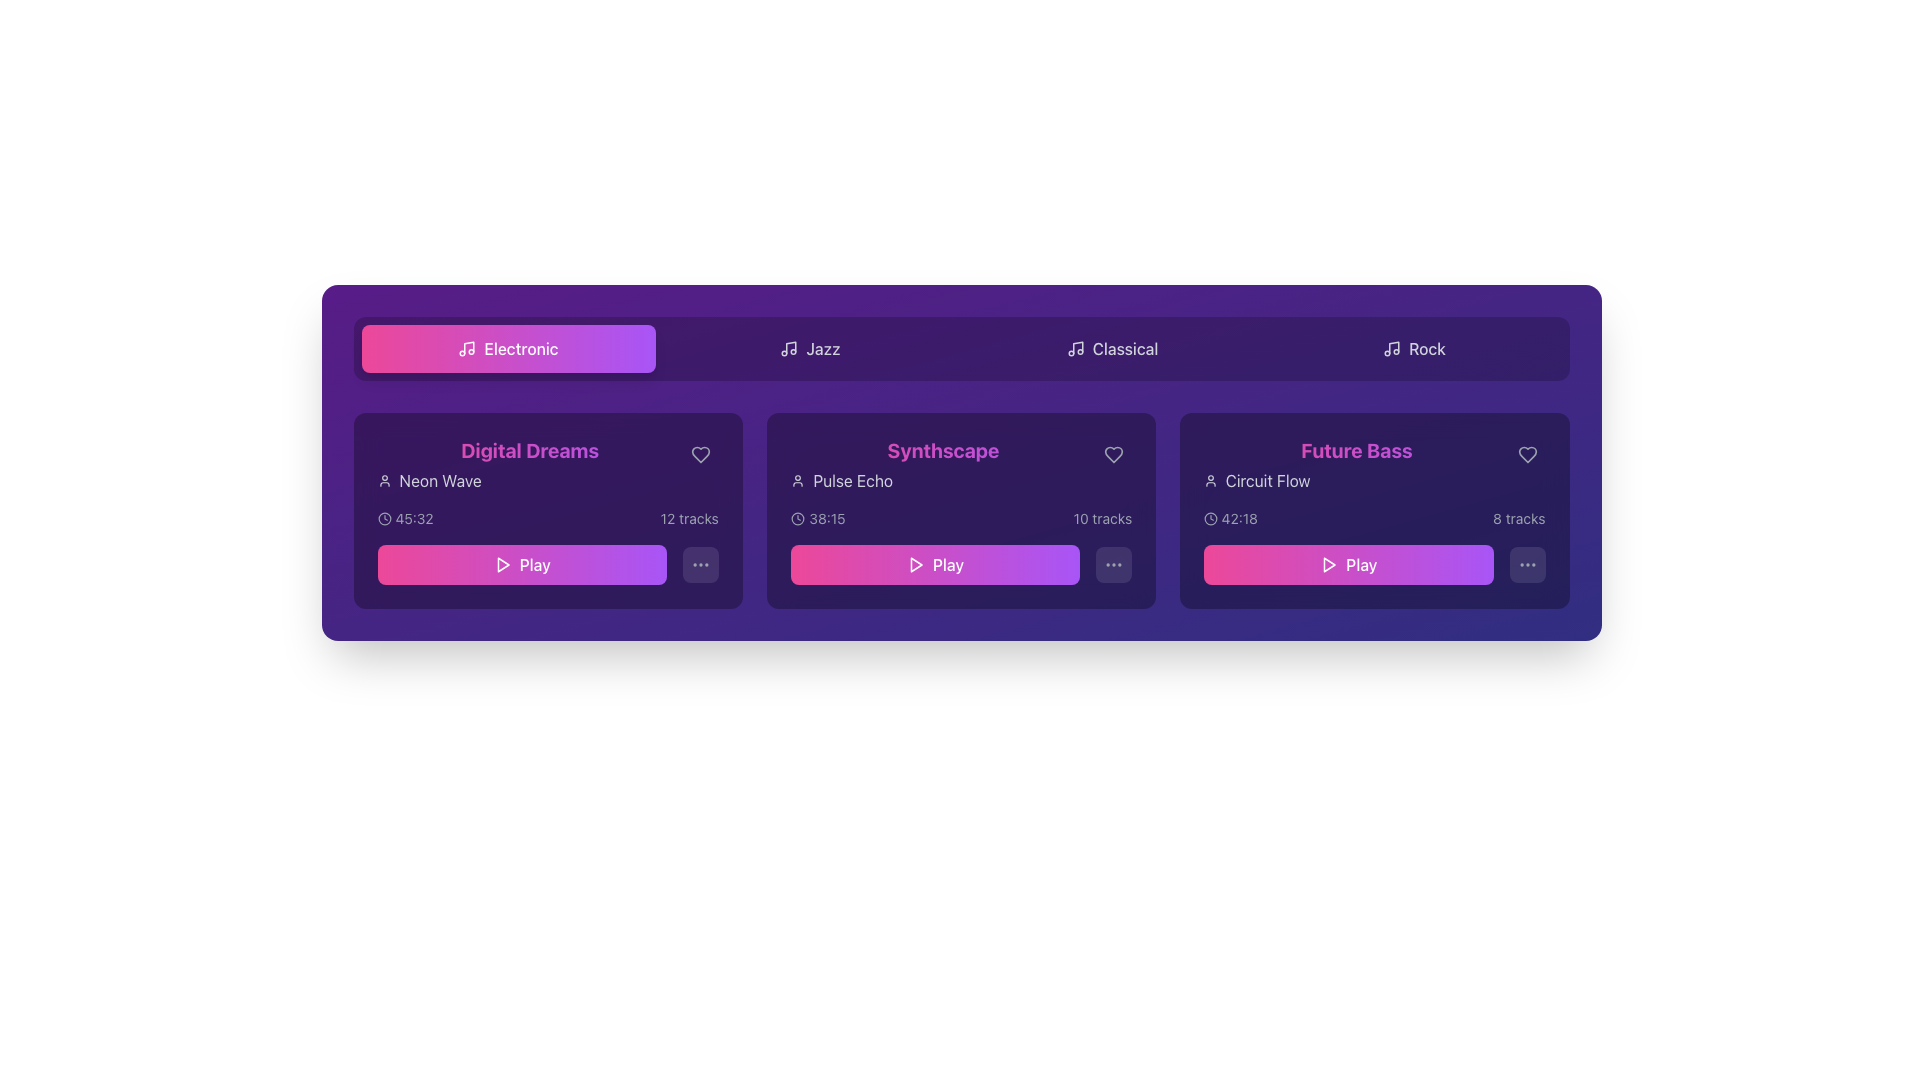 The width and height of the screenshot is (1920, 1080). Describe the element at coordinates (1125, 347) in the screenshot. I see `the 'Classical' text label, which indicates a music genre category and is the third label in a horizontal row of four labels` at that location.